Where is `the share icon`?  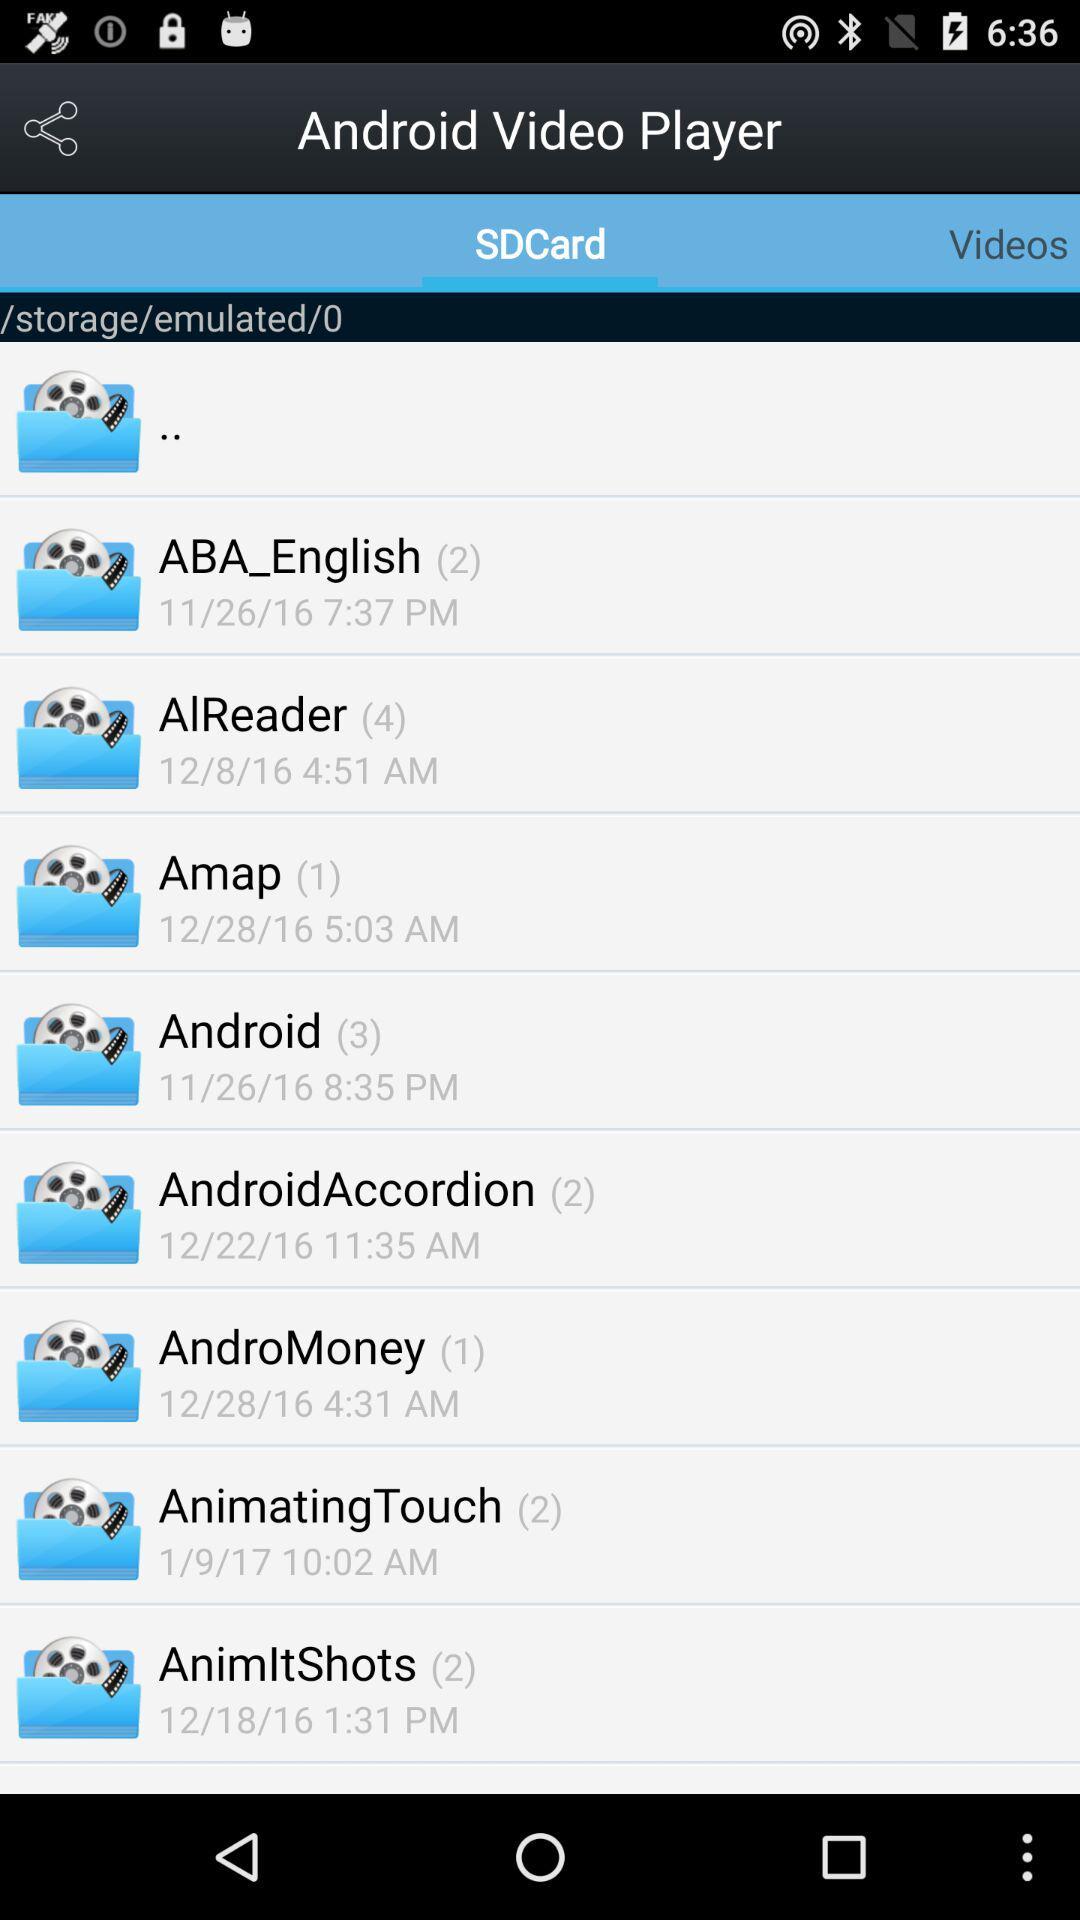
the share icon is located at coordinates (51, 136).